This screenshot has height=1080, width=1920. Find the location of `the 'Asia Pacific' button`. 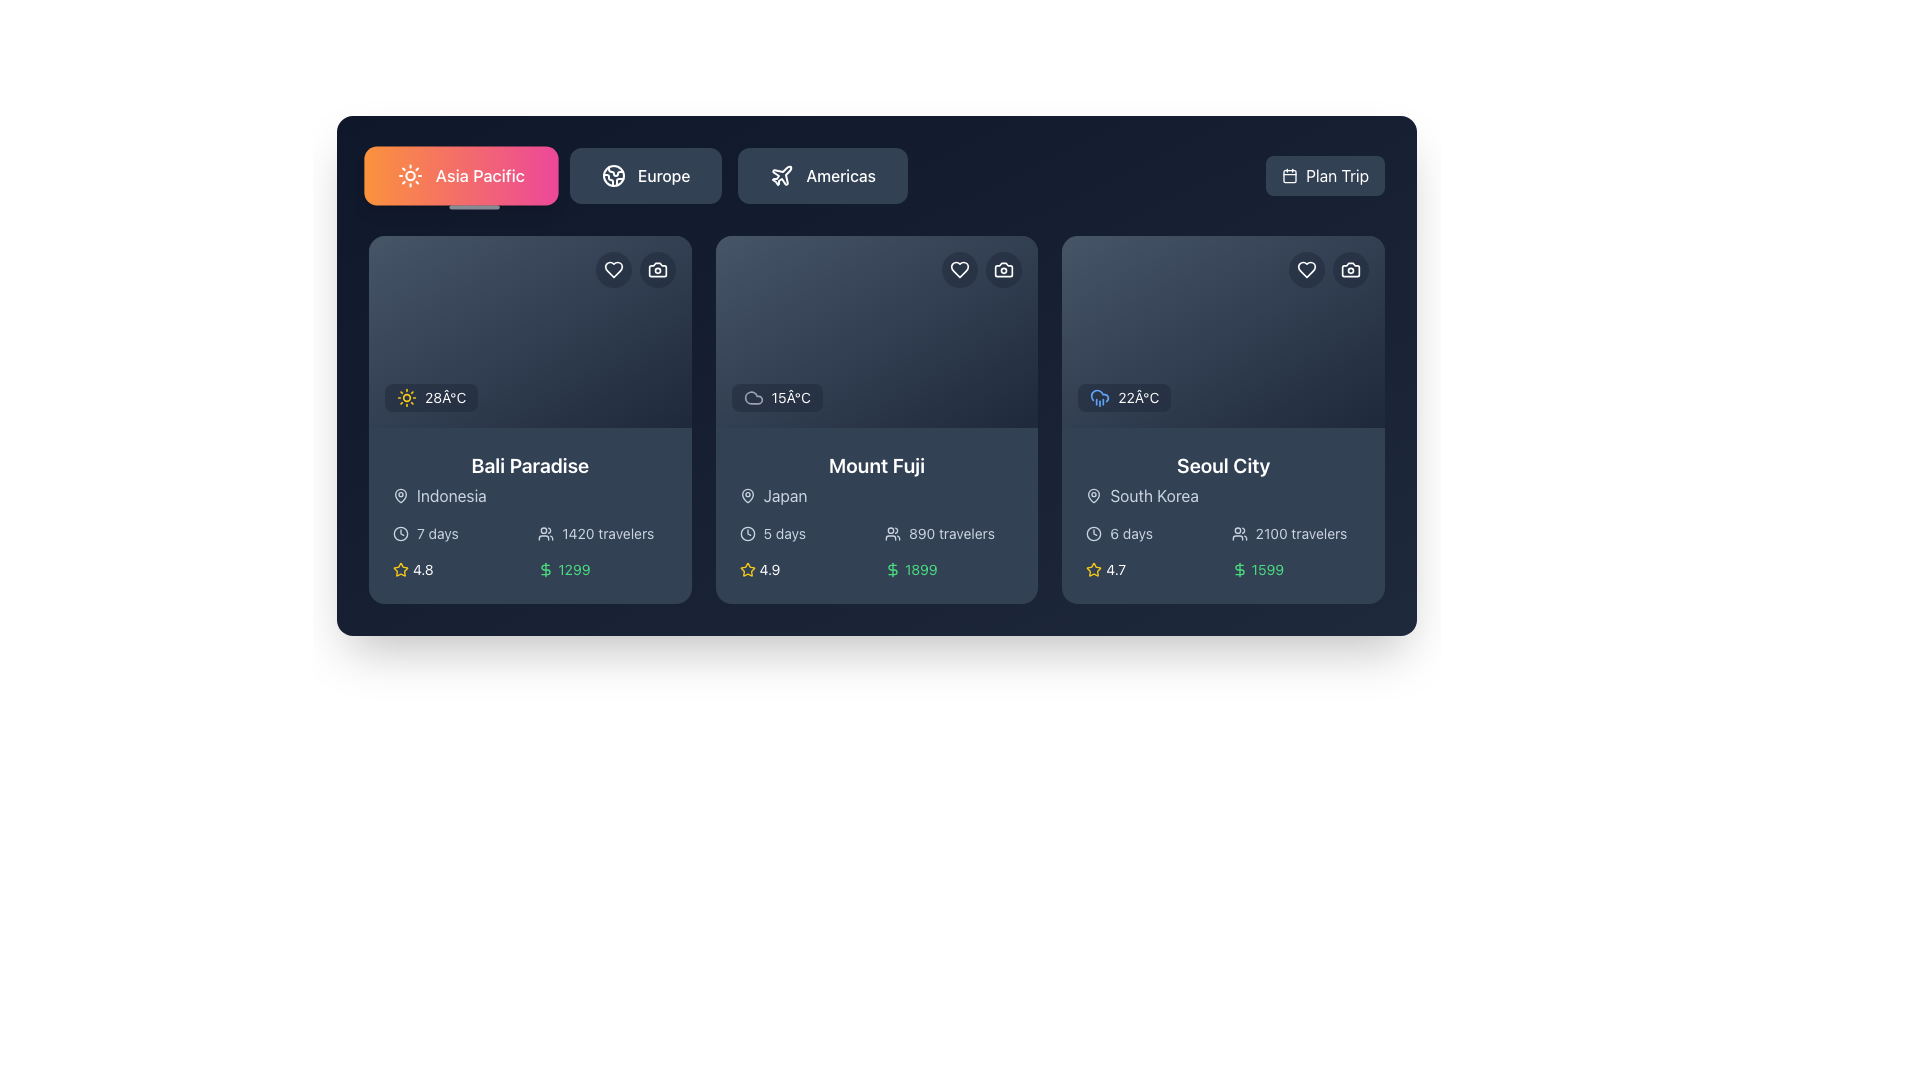

the 'Asia Pacific' button is located at coordinates (460, 175).